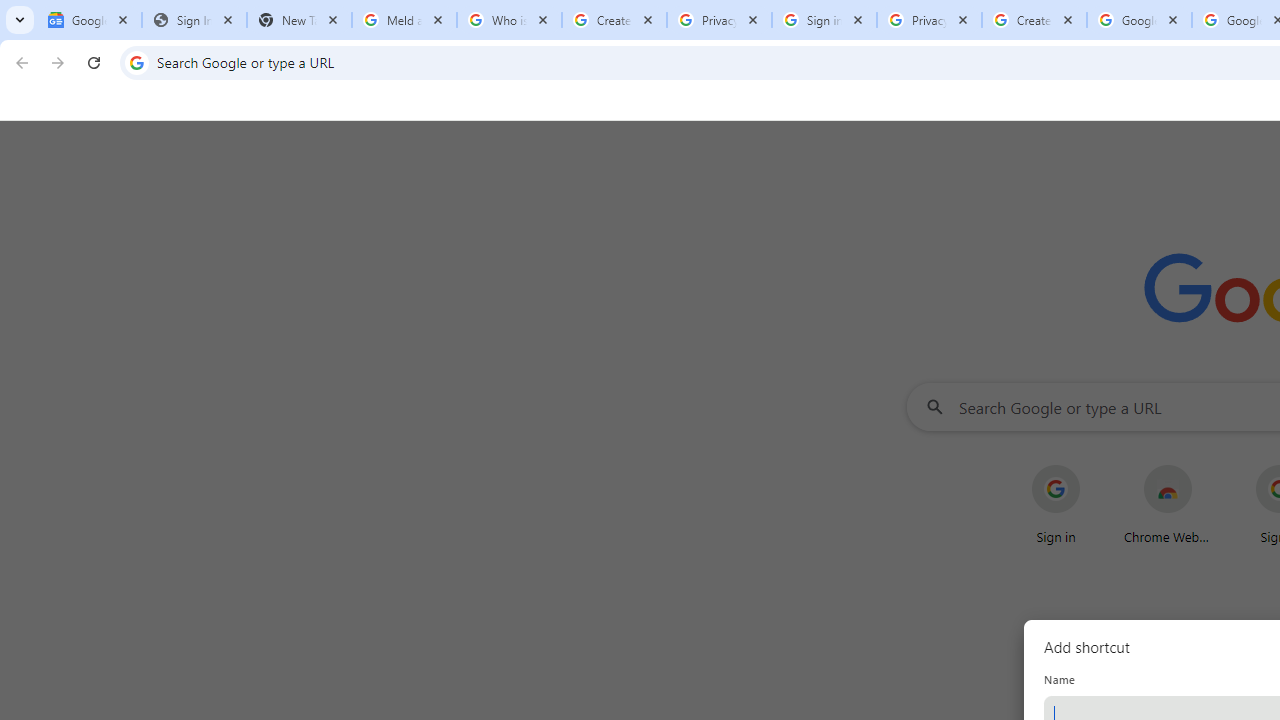 The width and height of the screenshot is (1280, 720). Describe the element at coordinates (824, 20) in the screenshot. I see `'Sign in - Google Accounts'` at that location.